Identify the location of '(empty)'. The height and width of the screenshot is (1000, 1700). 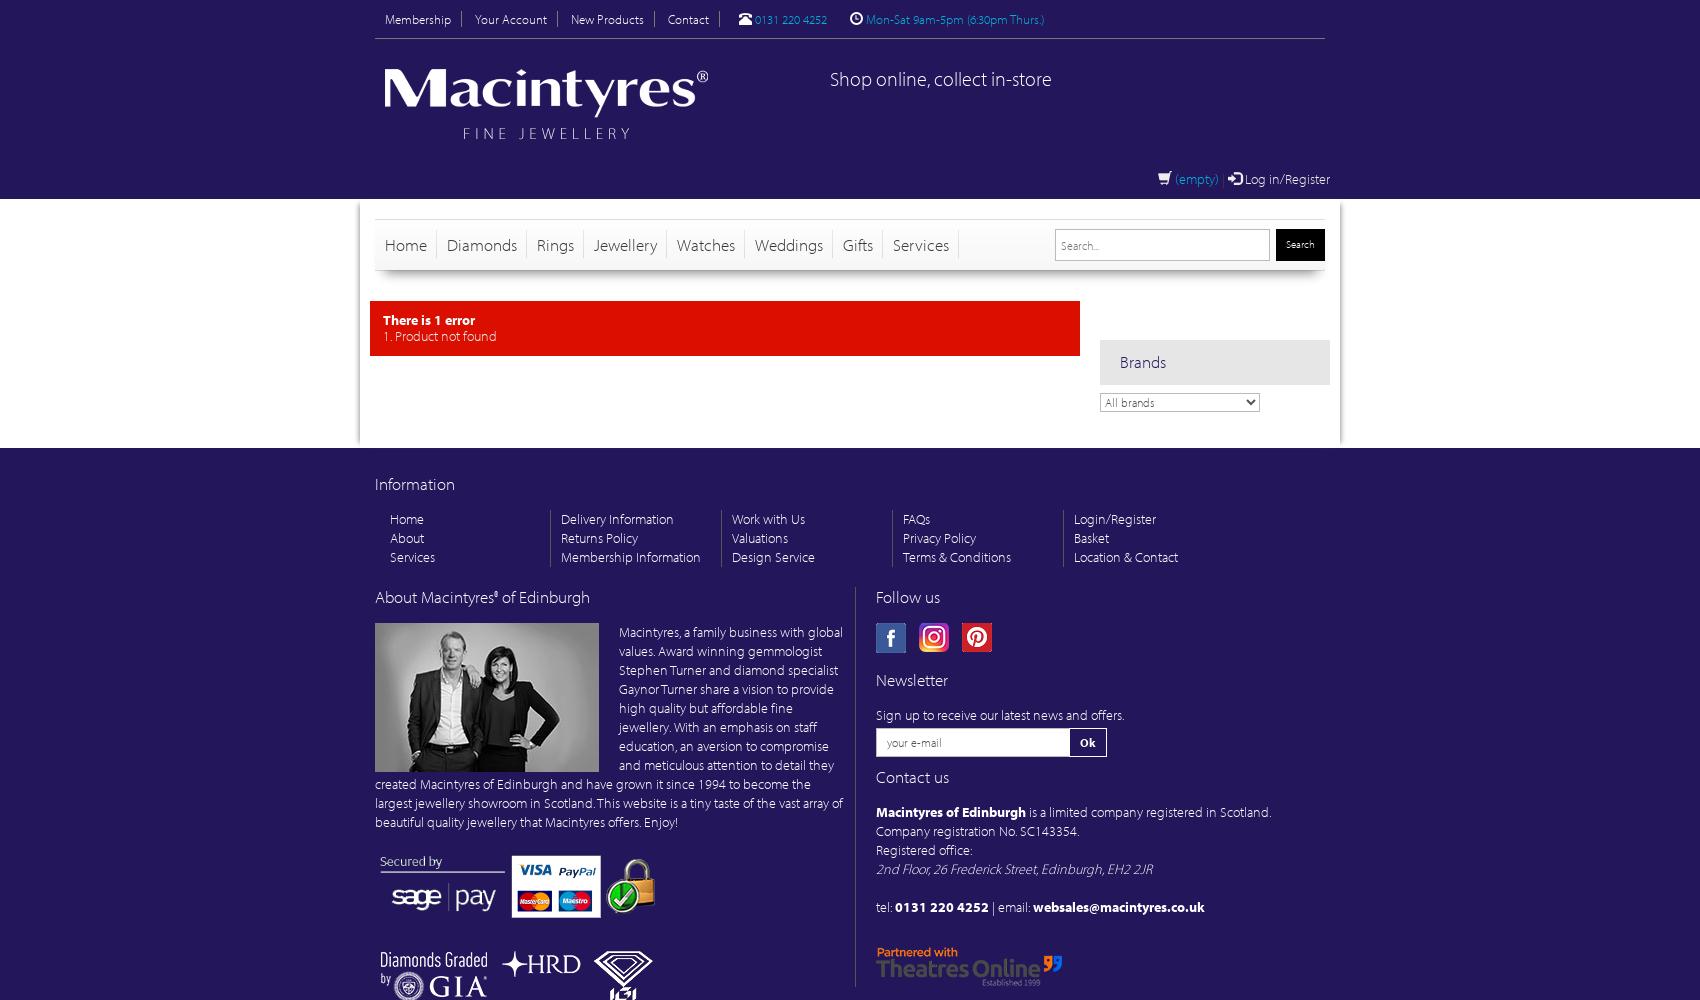
(1195, 179).